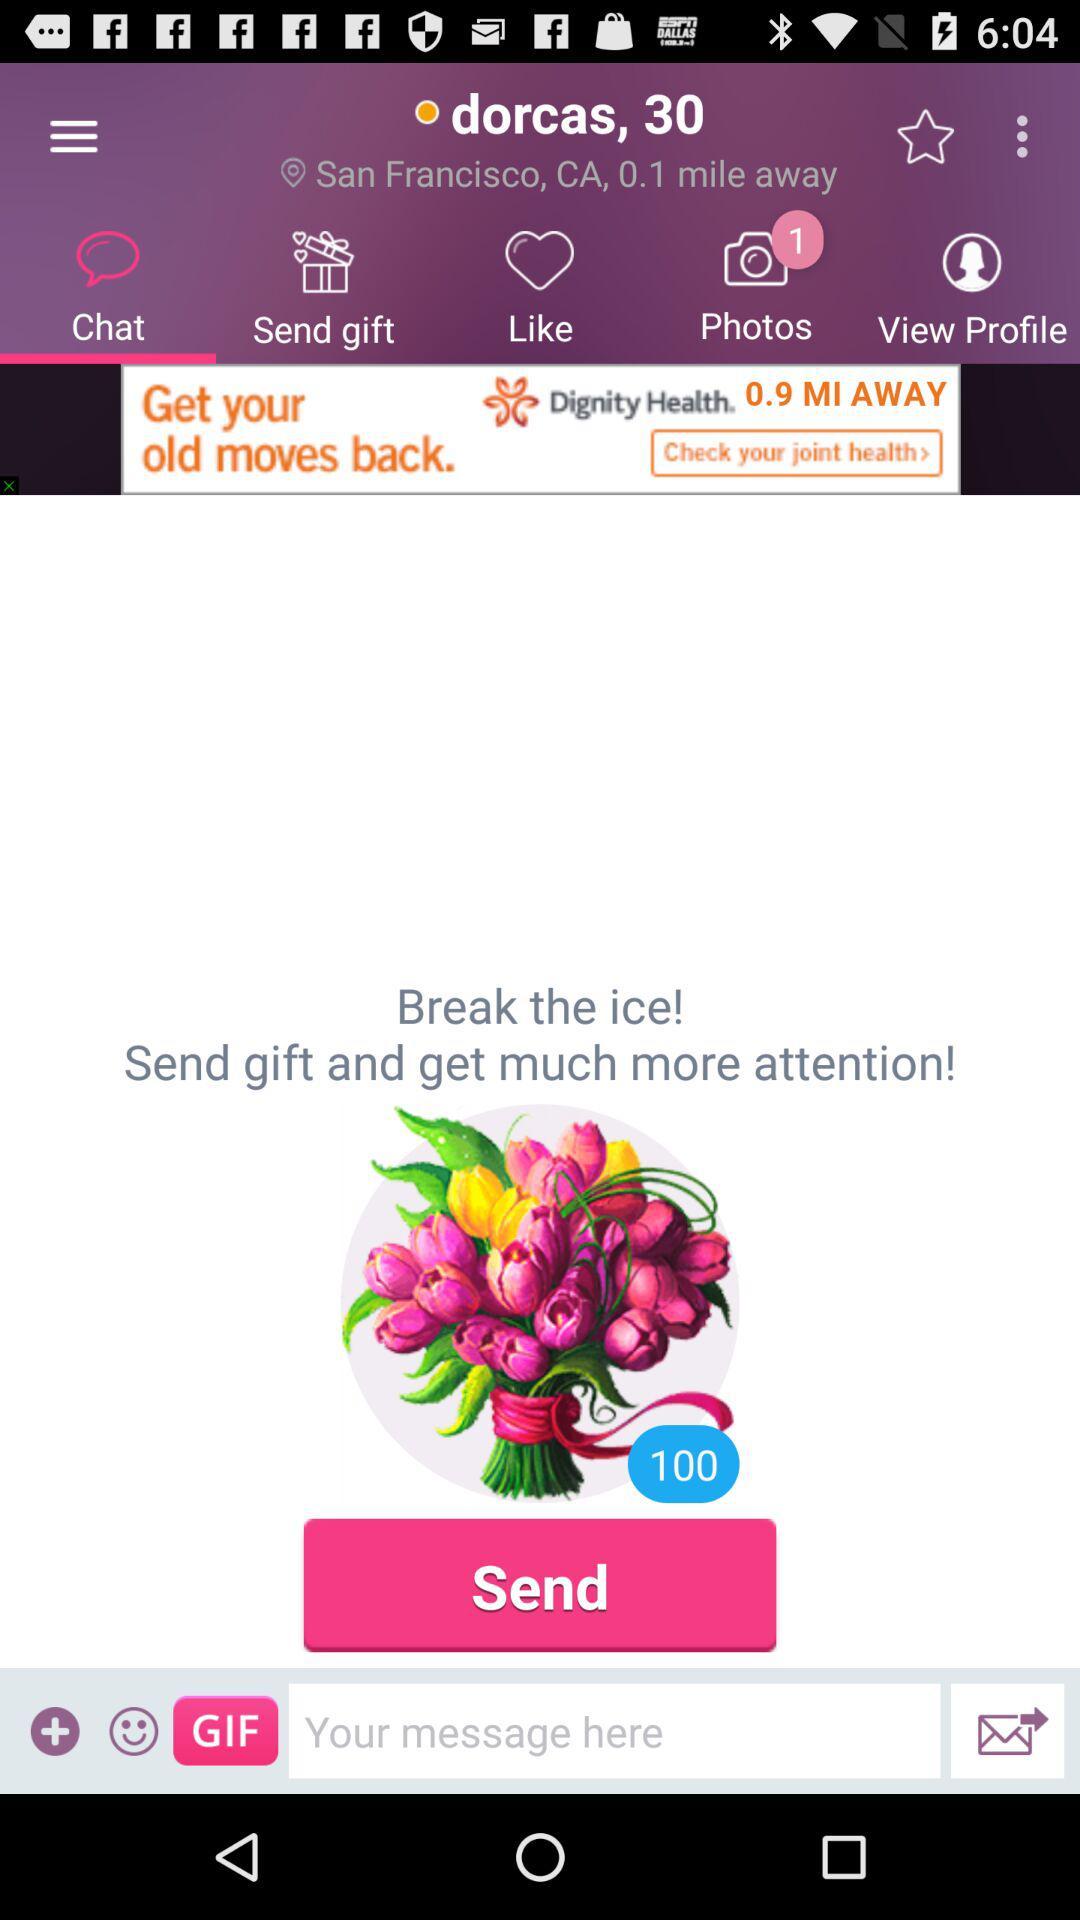 The height and width of the screenshot is (1920, 1080). Describe the element at coordinates (935, 135) in the screenshot. I see `the icon to the right of san francisco ca icon` at that location.